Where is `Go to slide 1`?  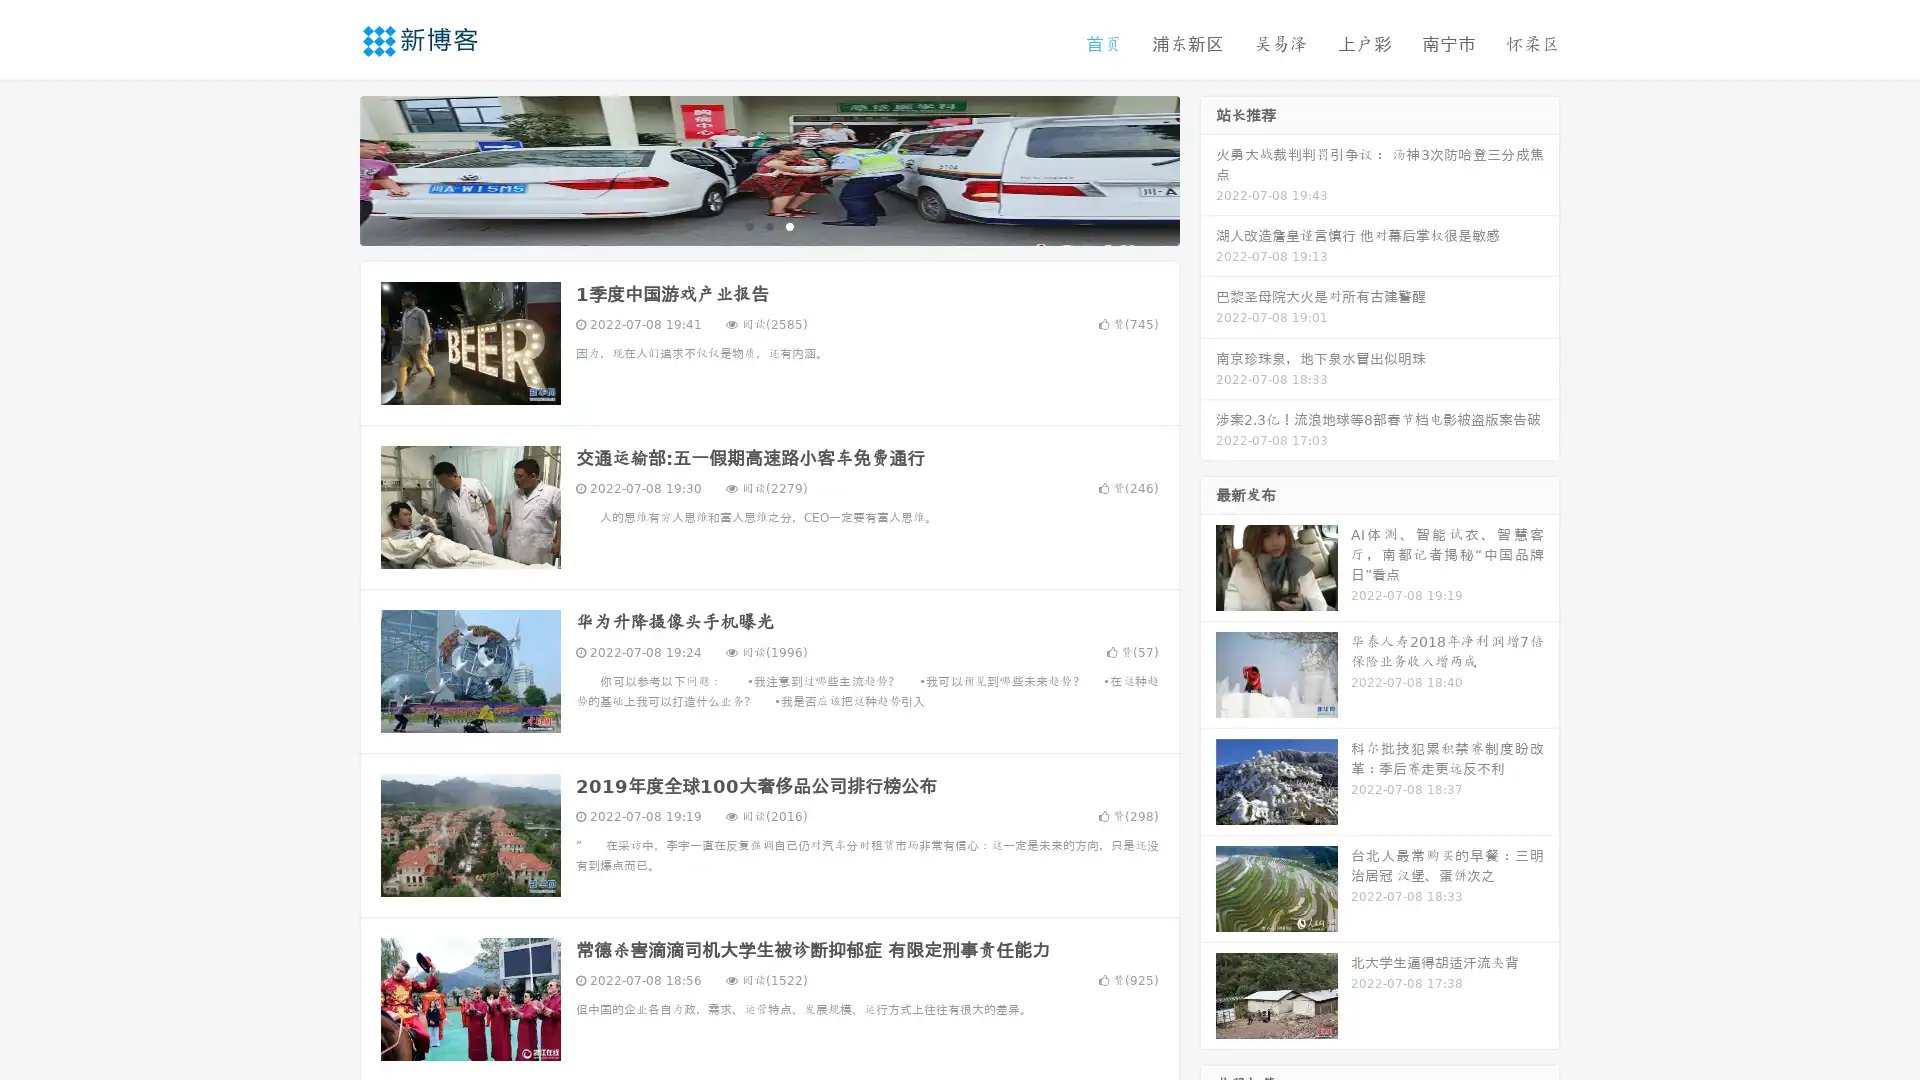
Go to slide 1 is located at coordinates (748, 225).